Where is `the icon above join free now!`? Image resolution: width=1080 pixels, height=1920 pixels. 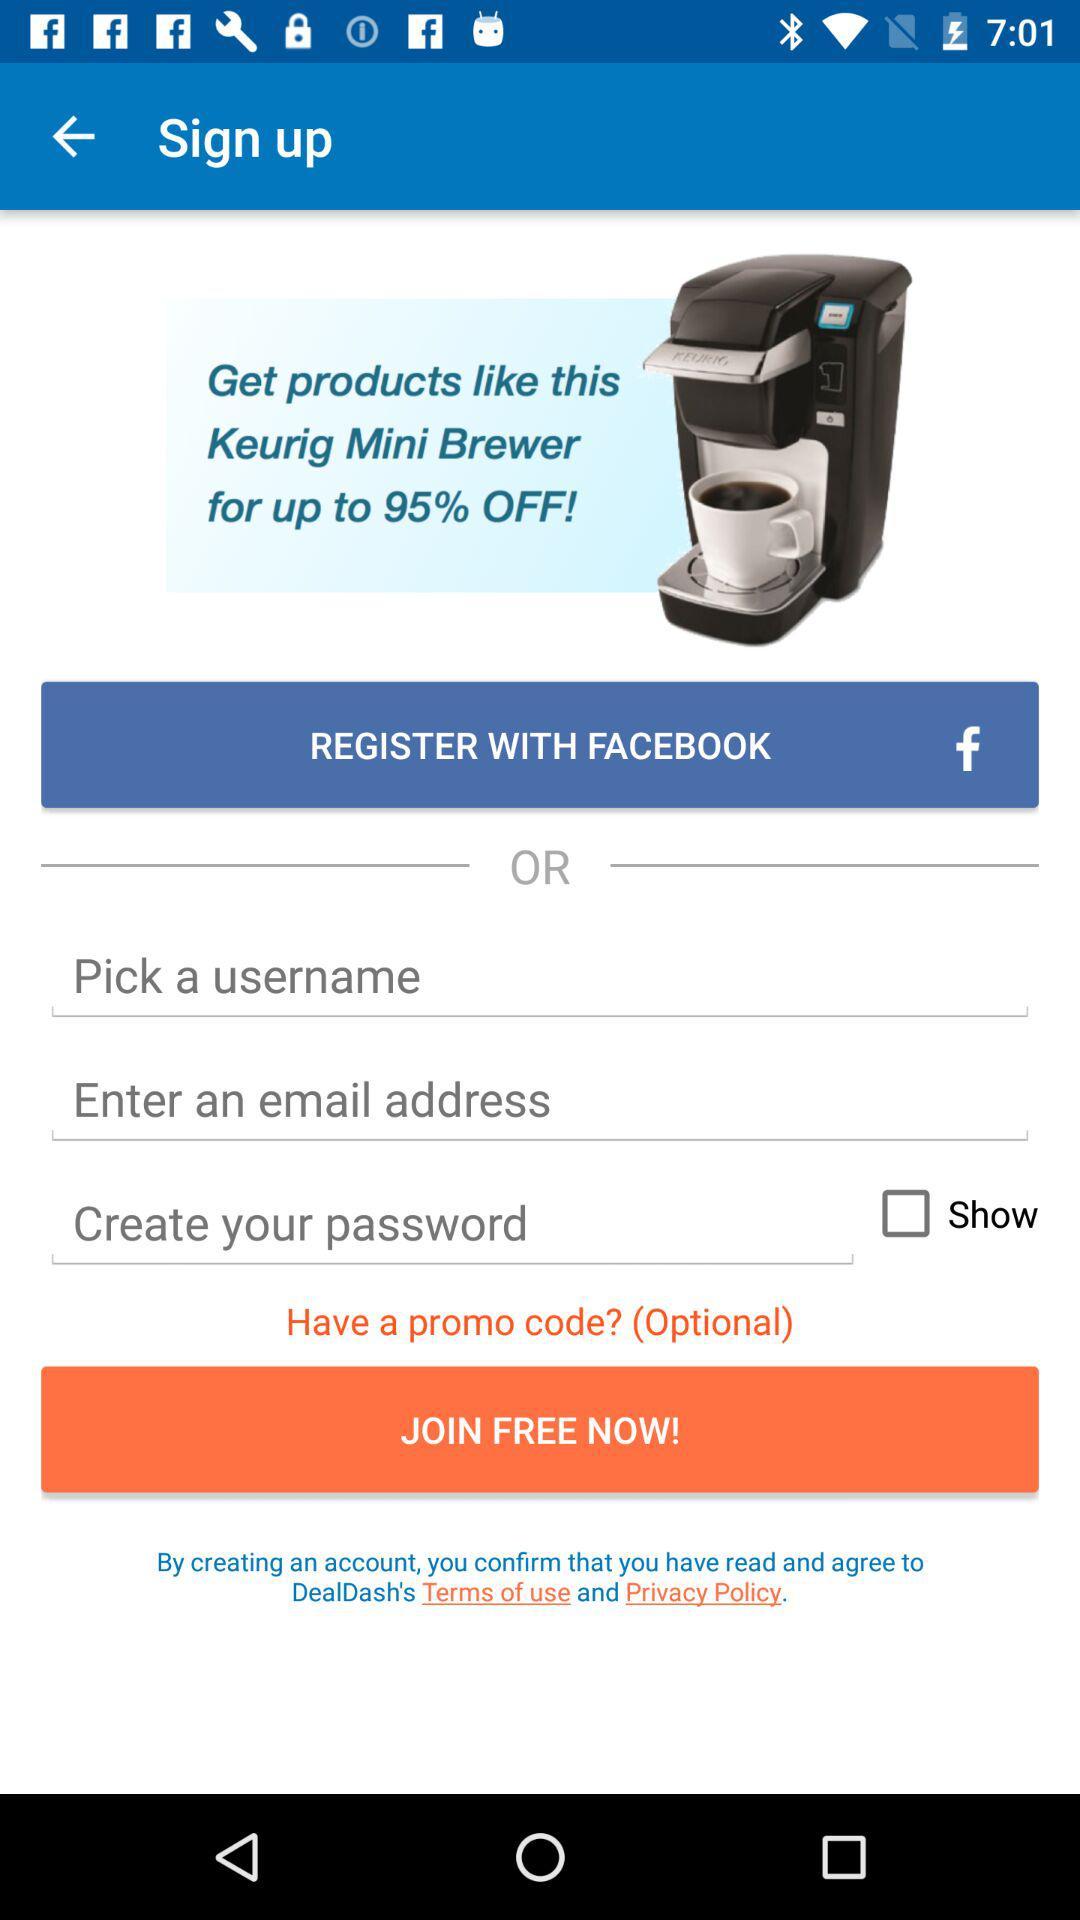
the icon above join free now! is located at coordinates (950, 1212).